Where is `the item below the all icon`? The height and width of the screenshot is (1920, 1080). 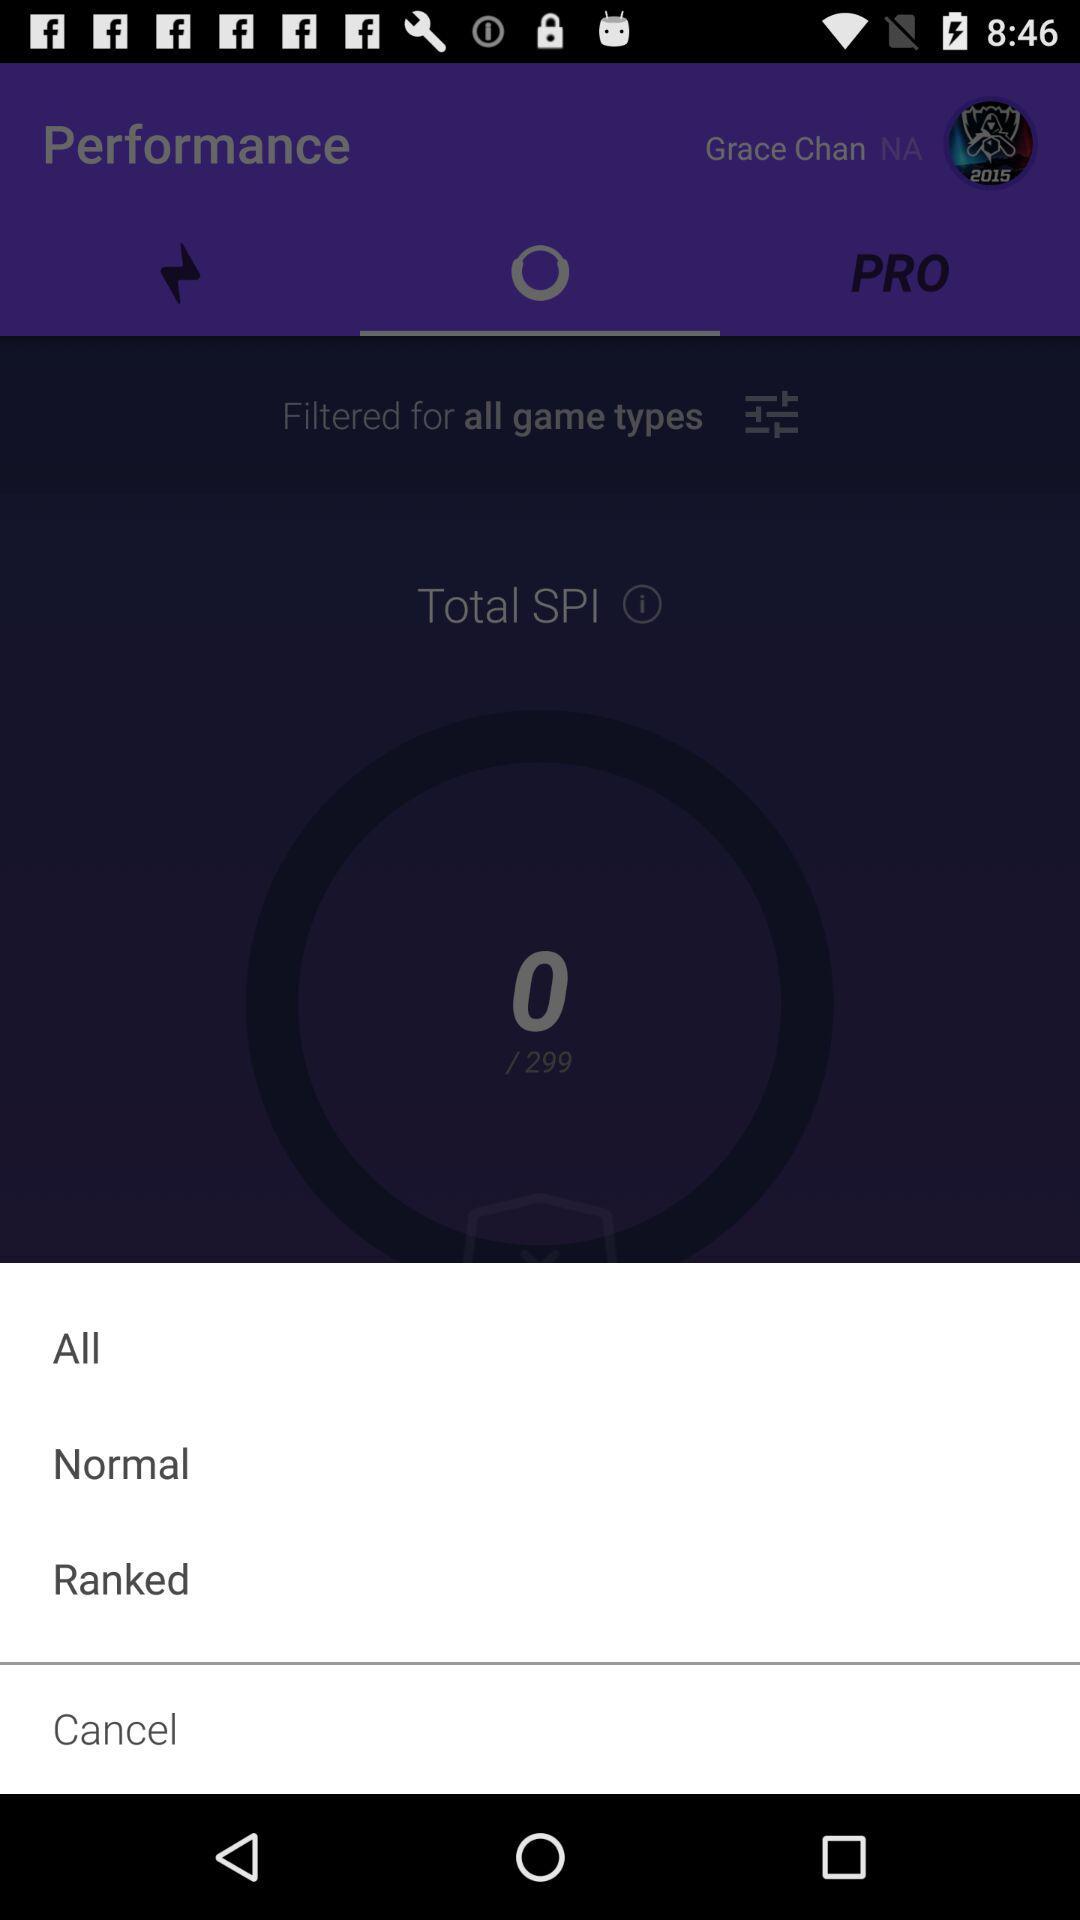 the item below the all icon is located at coordinates (540, 1462).